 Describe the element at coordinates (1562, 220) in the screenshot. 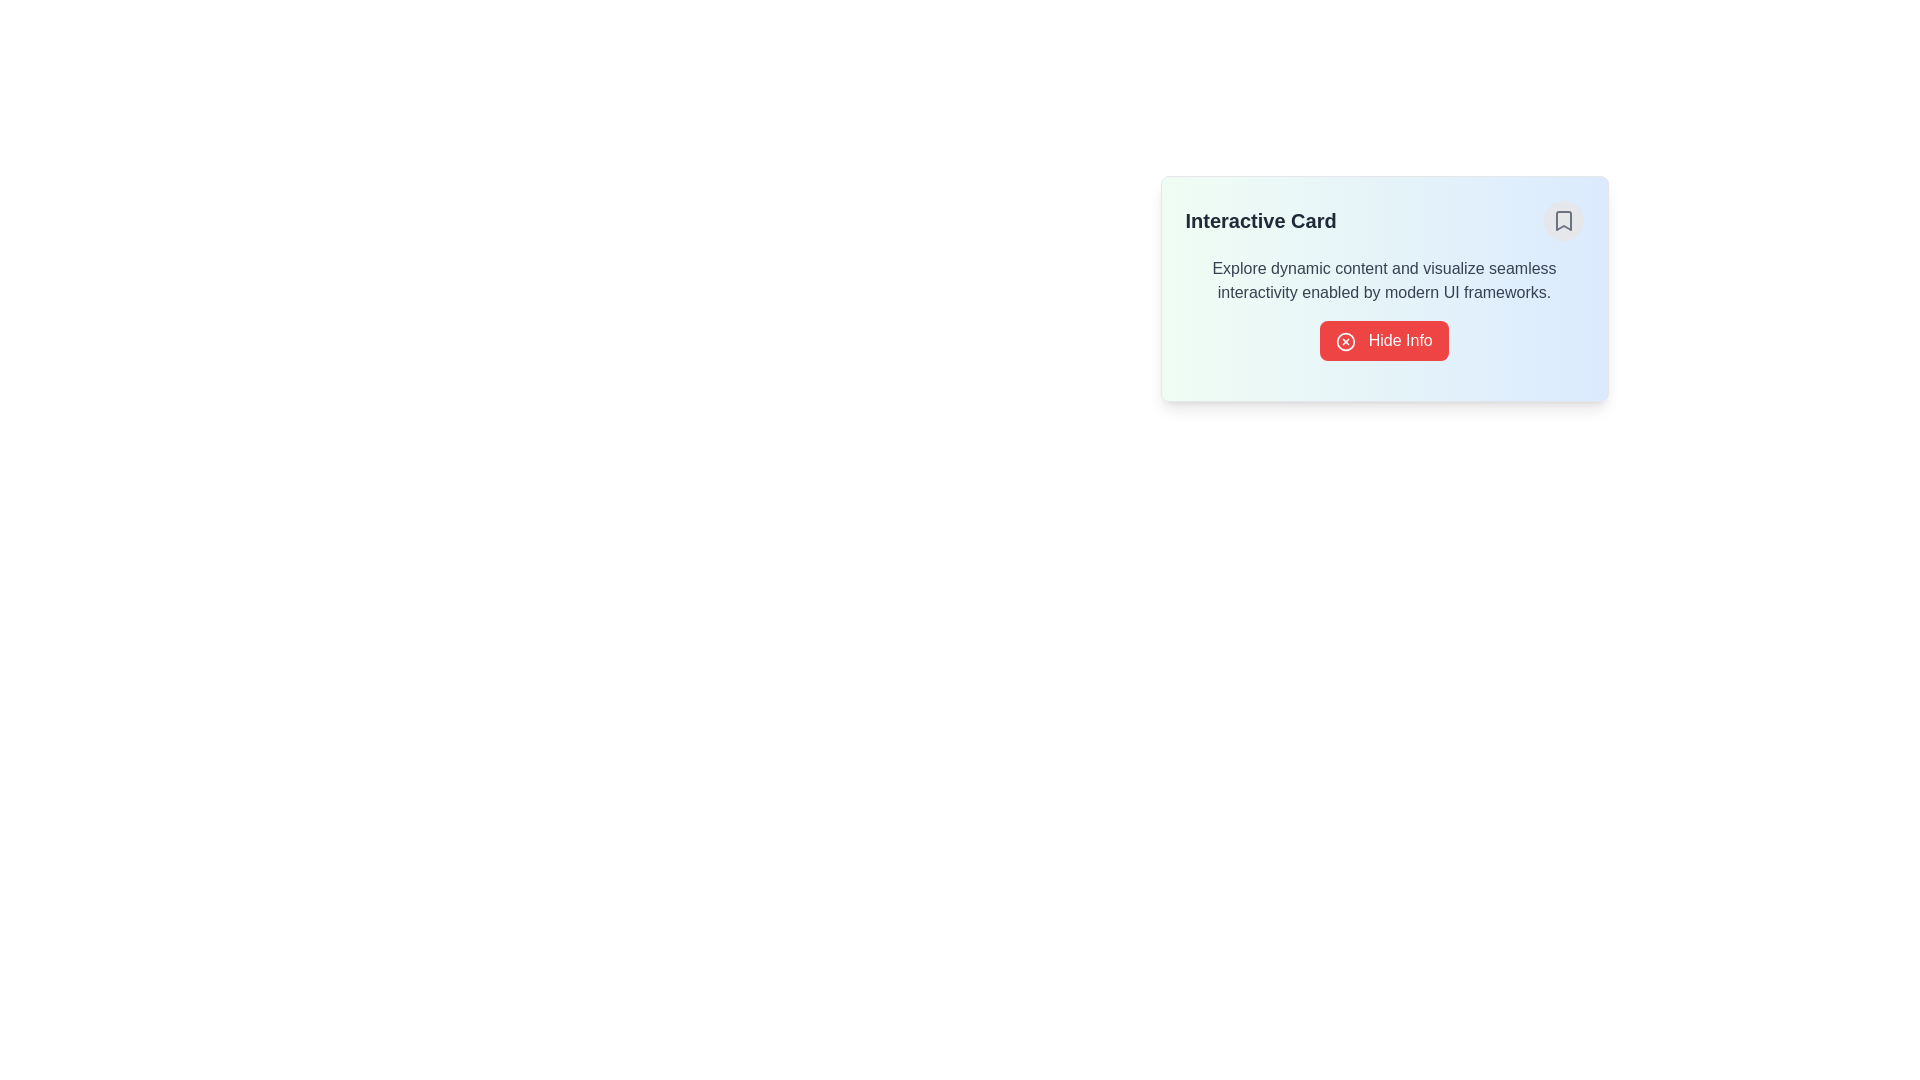

I see `the rounded square button with a light gray background and a bookmark icon located at the top-right corner of the 'Interactive Card'` at that location.